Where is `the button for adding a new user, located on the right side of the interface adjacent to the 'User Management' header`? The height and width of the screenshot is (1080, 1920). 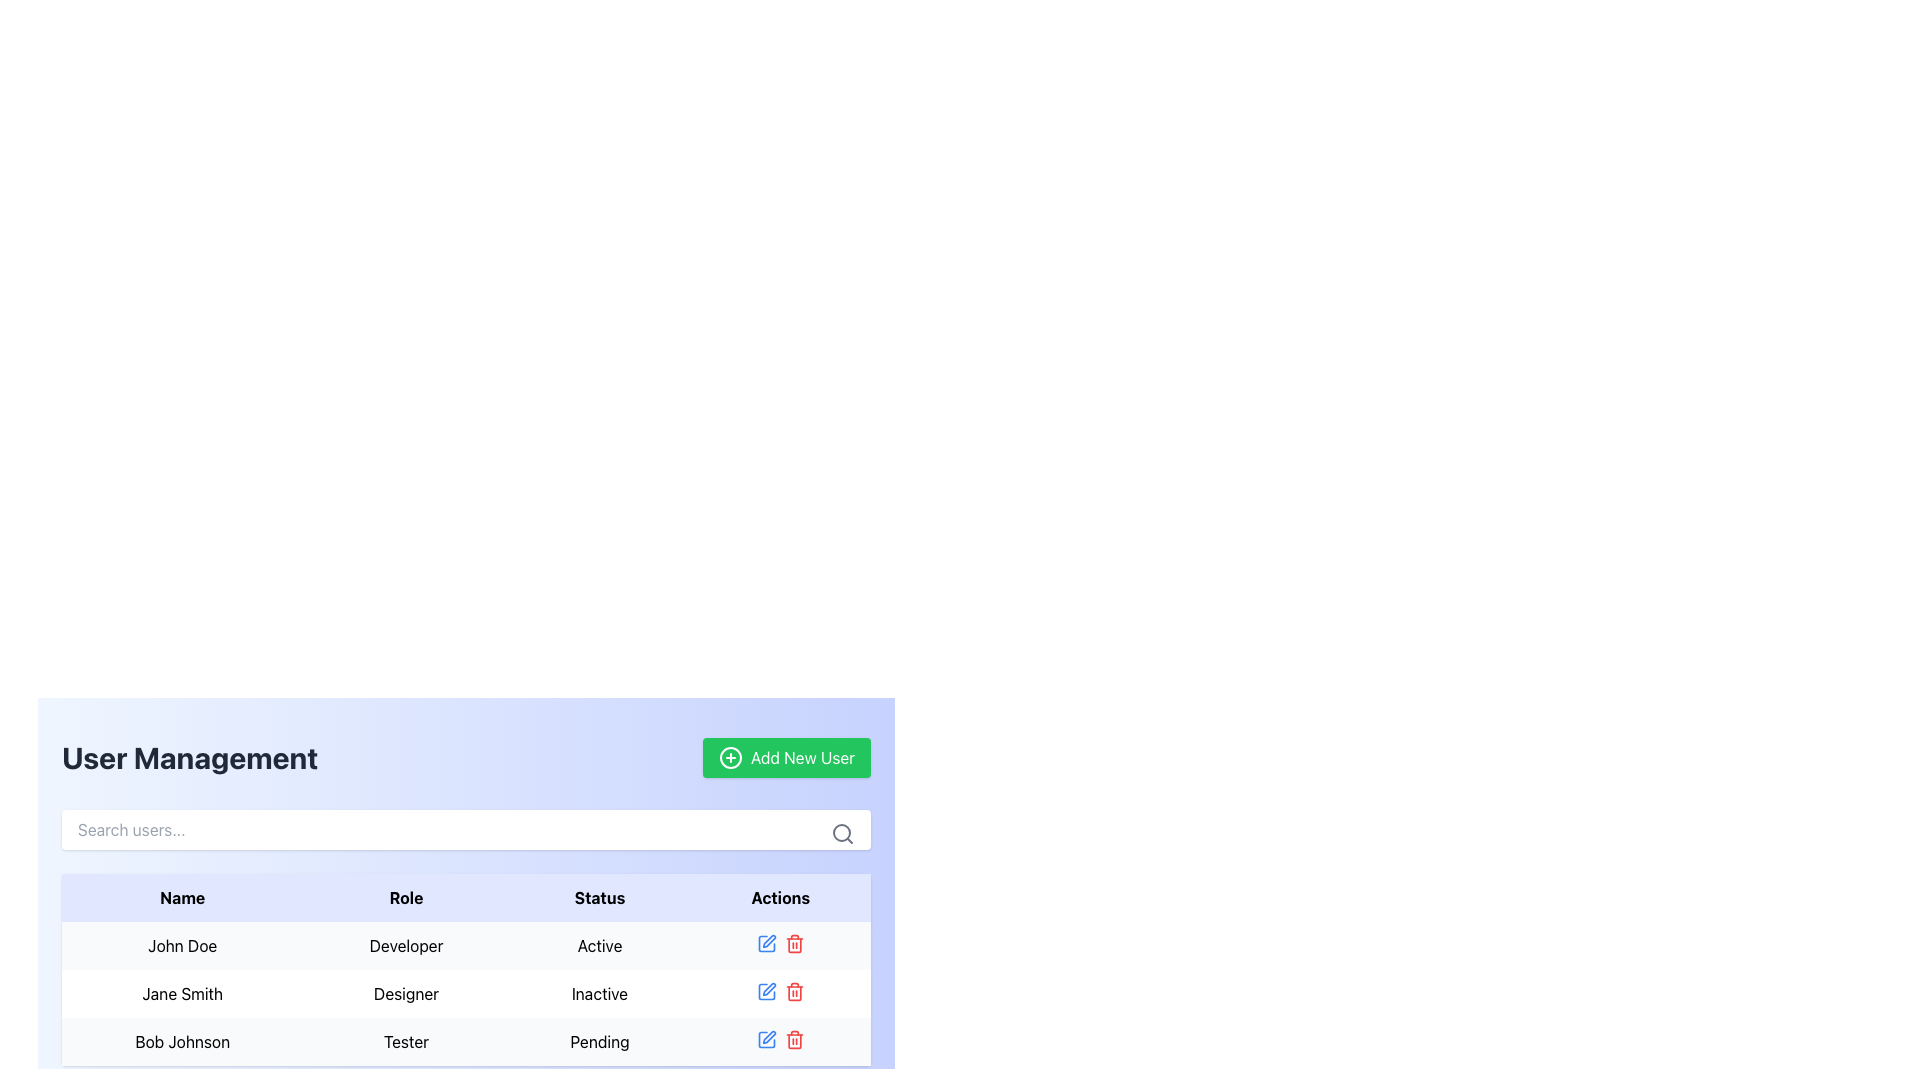 the button for adding a new user, located on the right side of the interface adjacent to the 'User Management' header is located at coordinates (786, 758).